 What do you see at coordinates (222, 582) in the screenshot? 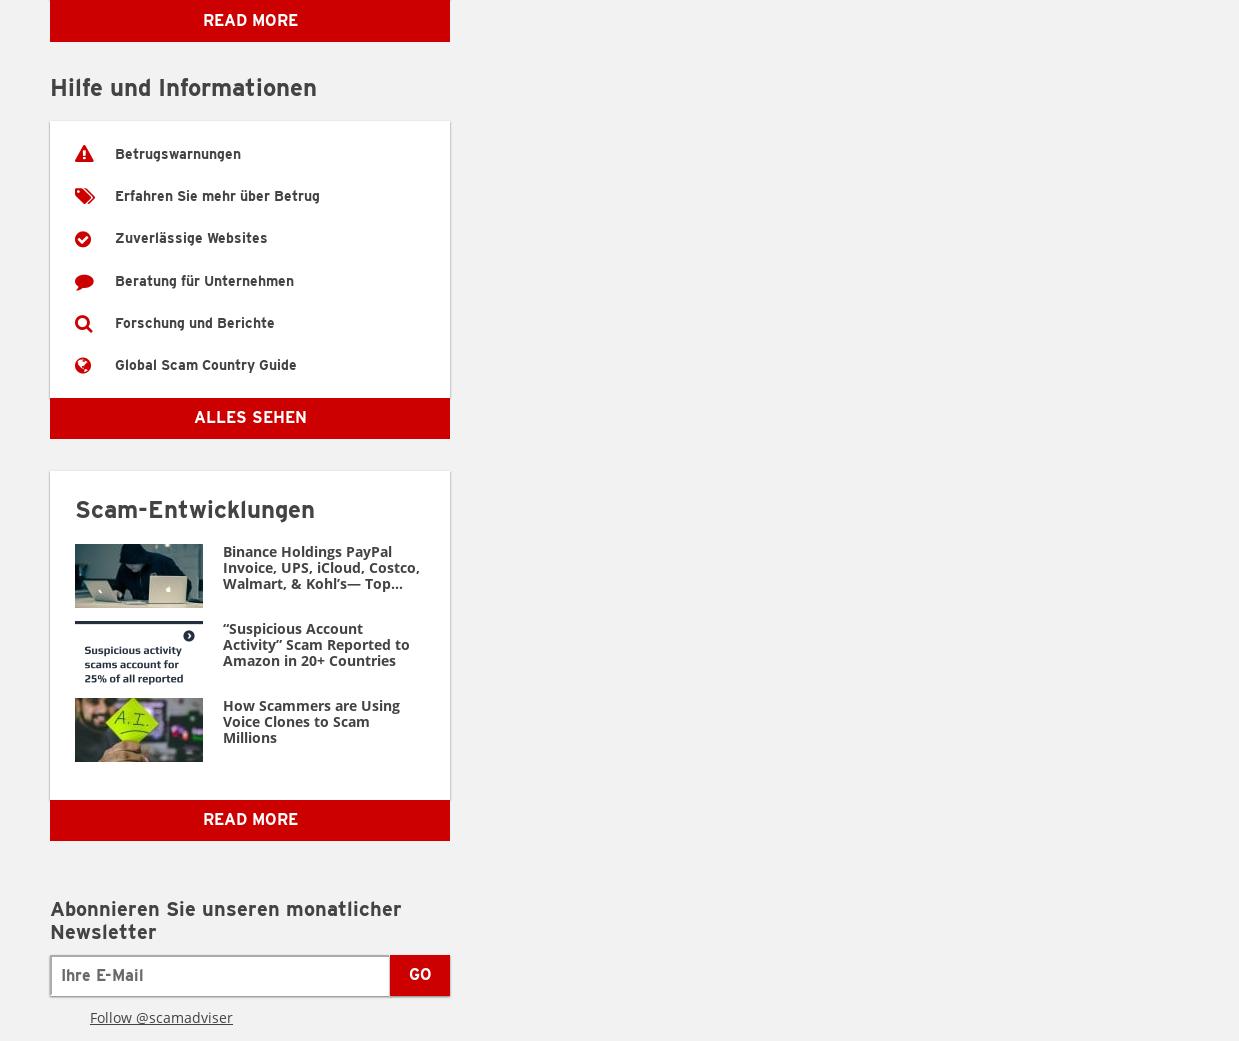
I see `'Binance Holdings PayPal Invoice, UPS, iCloud, Costco, Walmart, & Kohl’s— Top Scams and Phishing Attempts This Week'` at bounding box center [222, 582].